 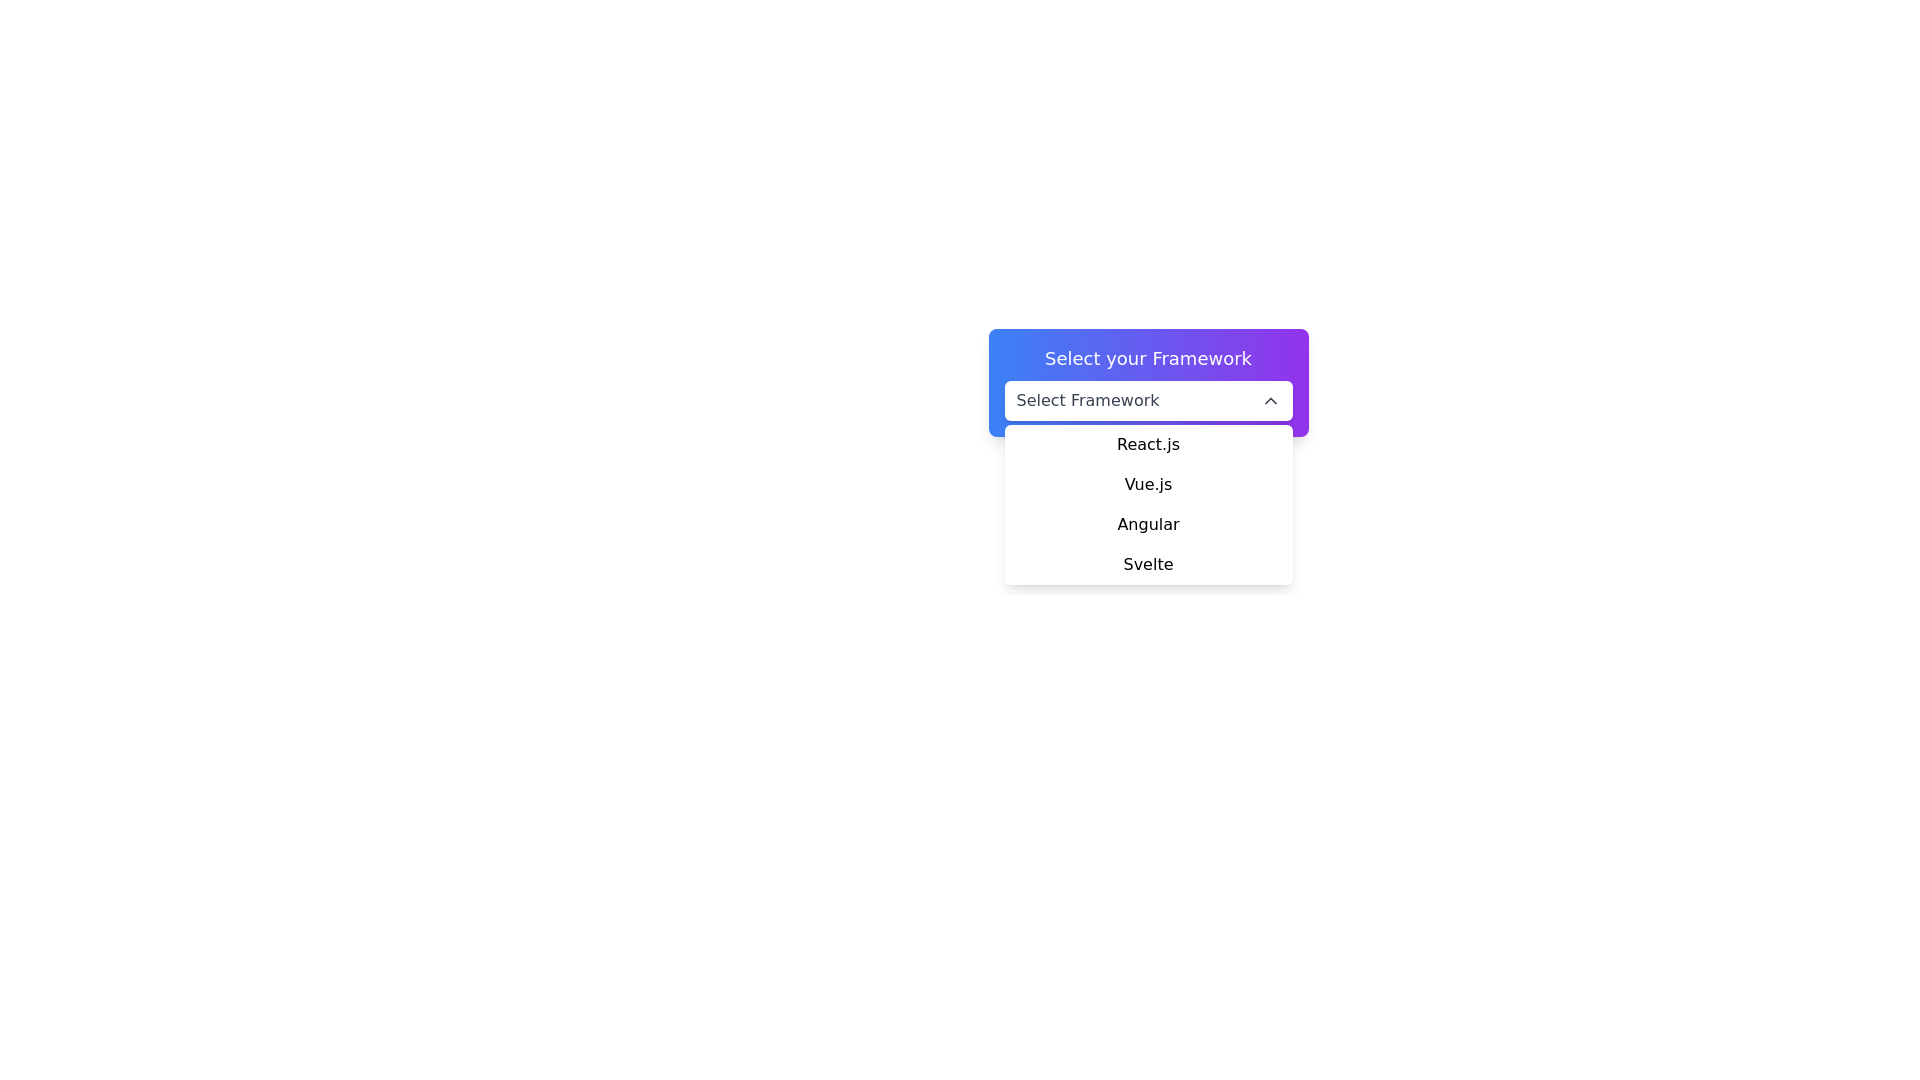 I want to click on the dropdown item labeled 'Svelte' in the 'Select your Framework' menu for potential visual feedback, so click(x=1148, y=564).